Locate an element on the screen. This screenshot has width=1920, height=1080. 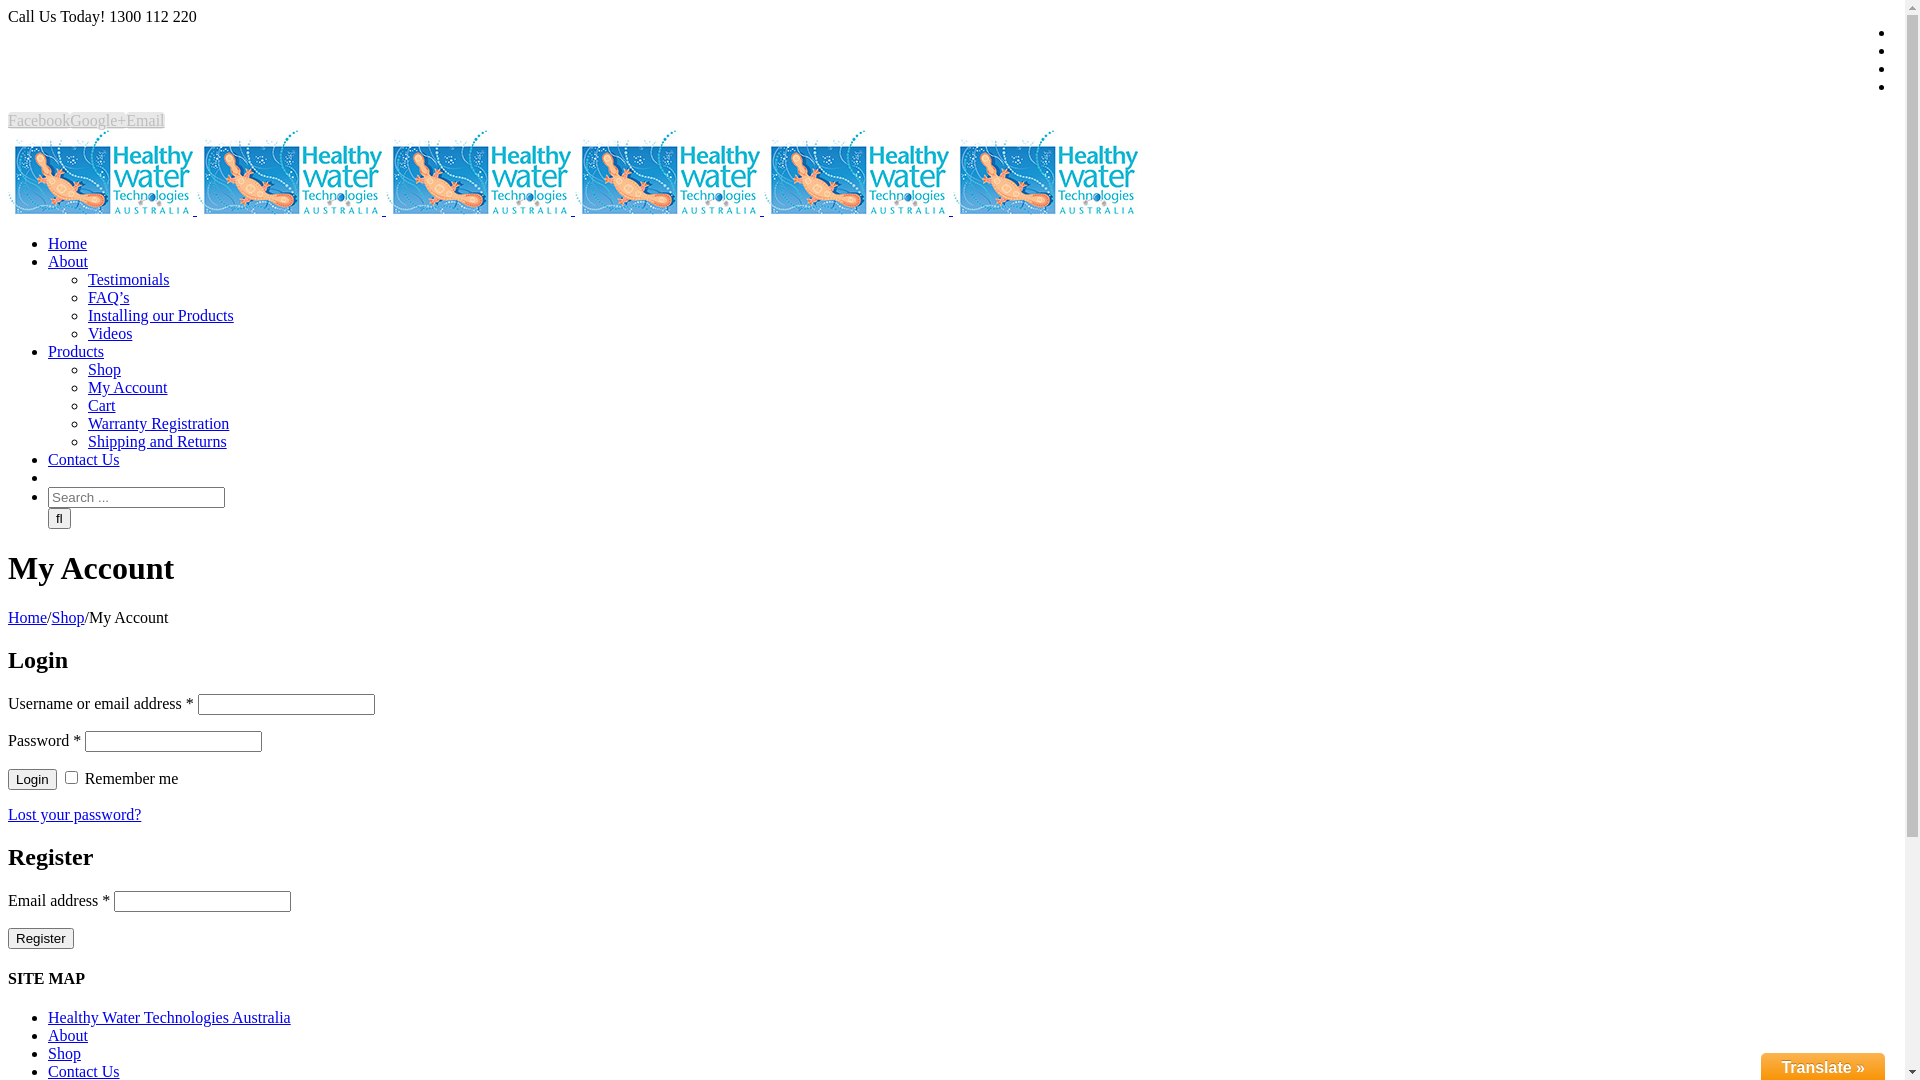
'Shipping and Returns' is located at coordinates (156, 440).